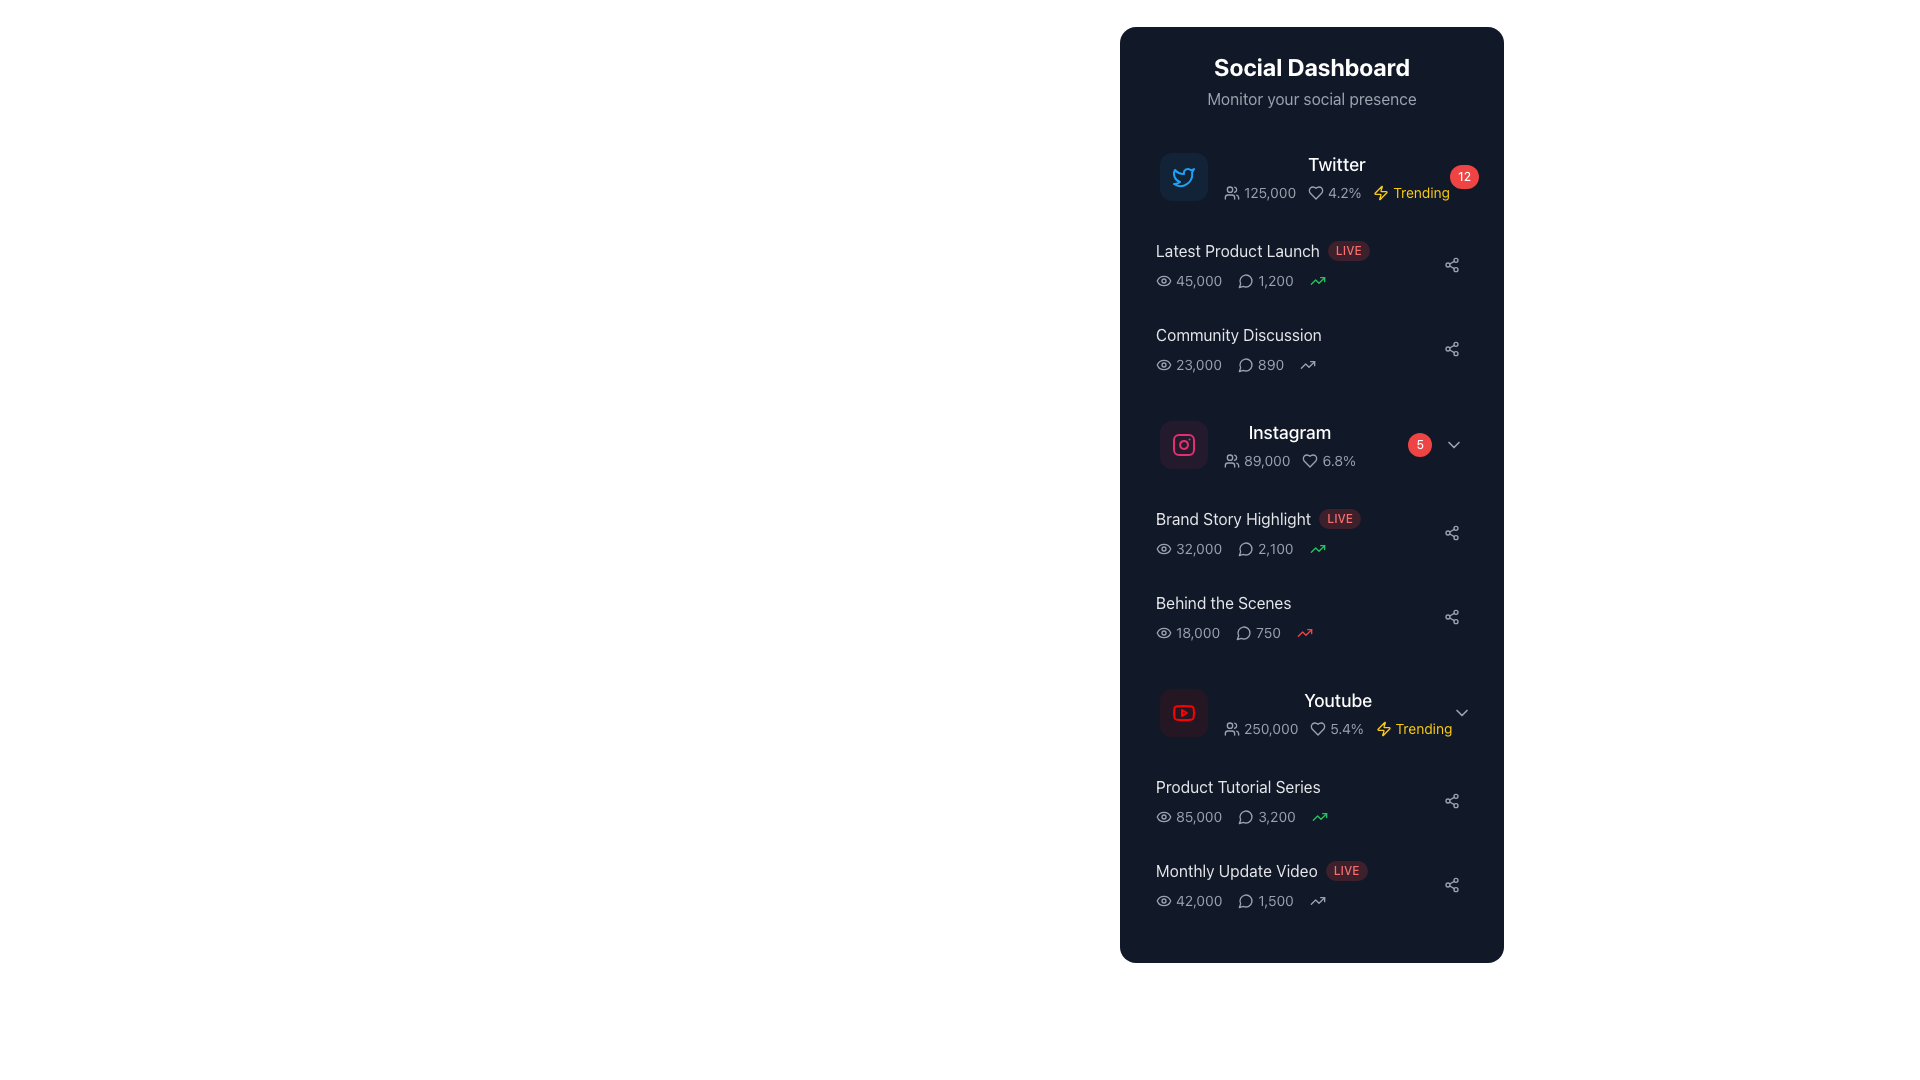  What do you see at coordinates (1311, 883) in the screenshot?
I see `stats for the 'Monthly Update Video' card located as the last item in the vertical list below the 'Product Tutorial Series' card` at bounding box center [1311, 883].